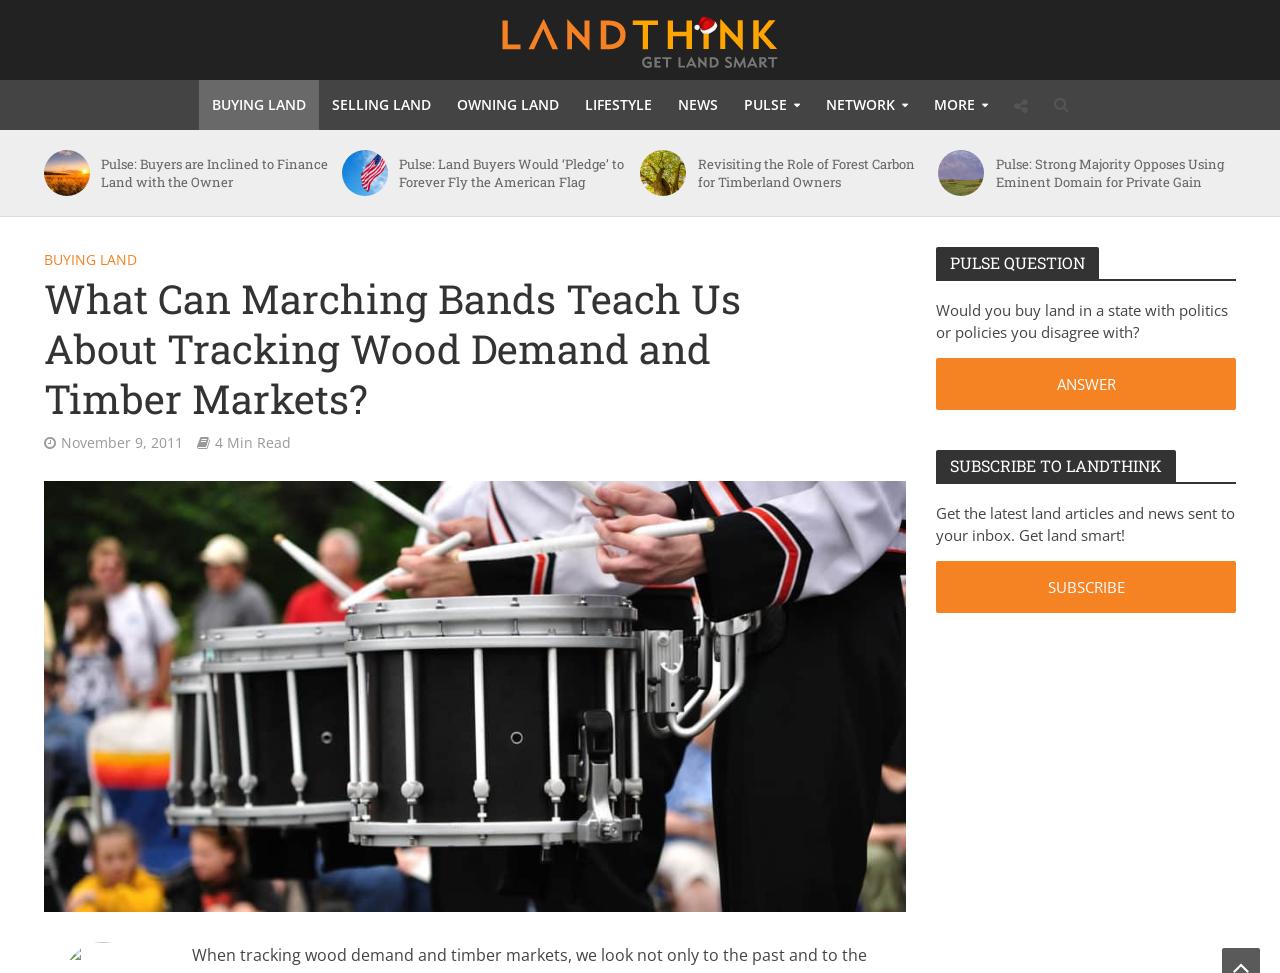  Describe the element at coordinates (511, 172) in the screenshot. I see `'Pulse: Land Buyers Would ‘Pledge’ to Forever Fly the American Flag'` at that location.